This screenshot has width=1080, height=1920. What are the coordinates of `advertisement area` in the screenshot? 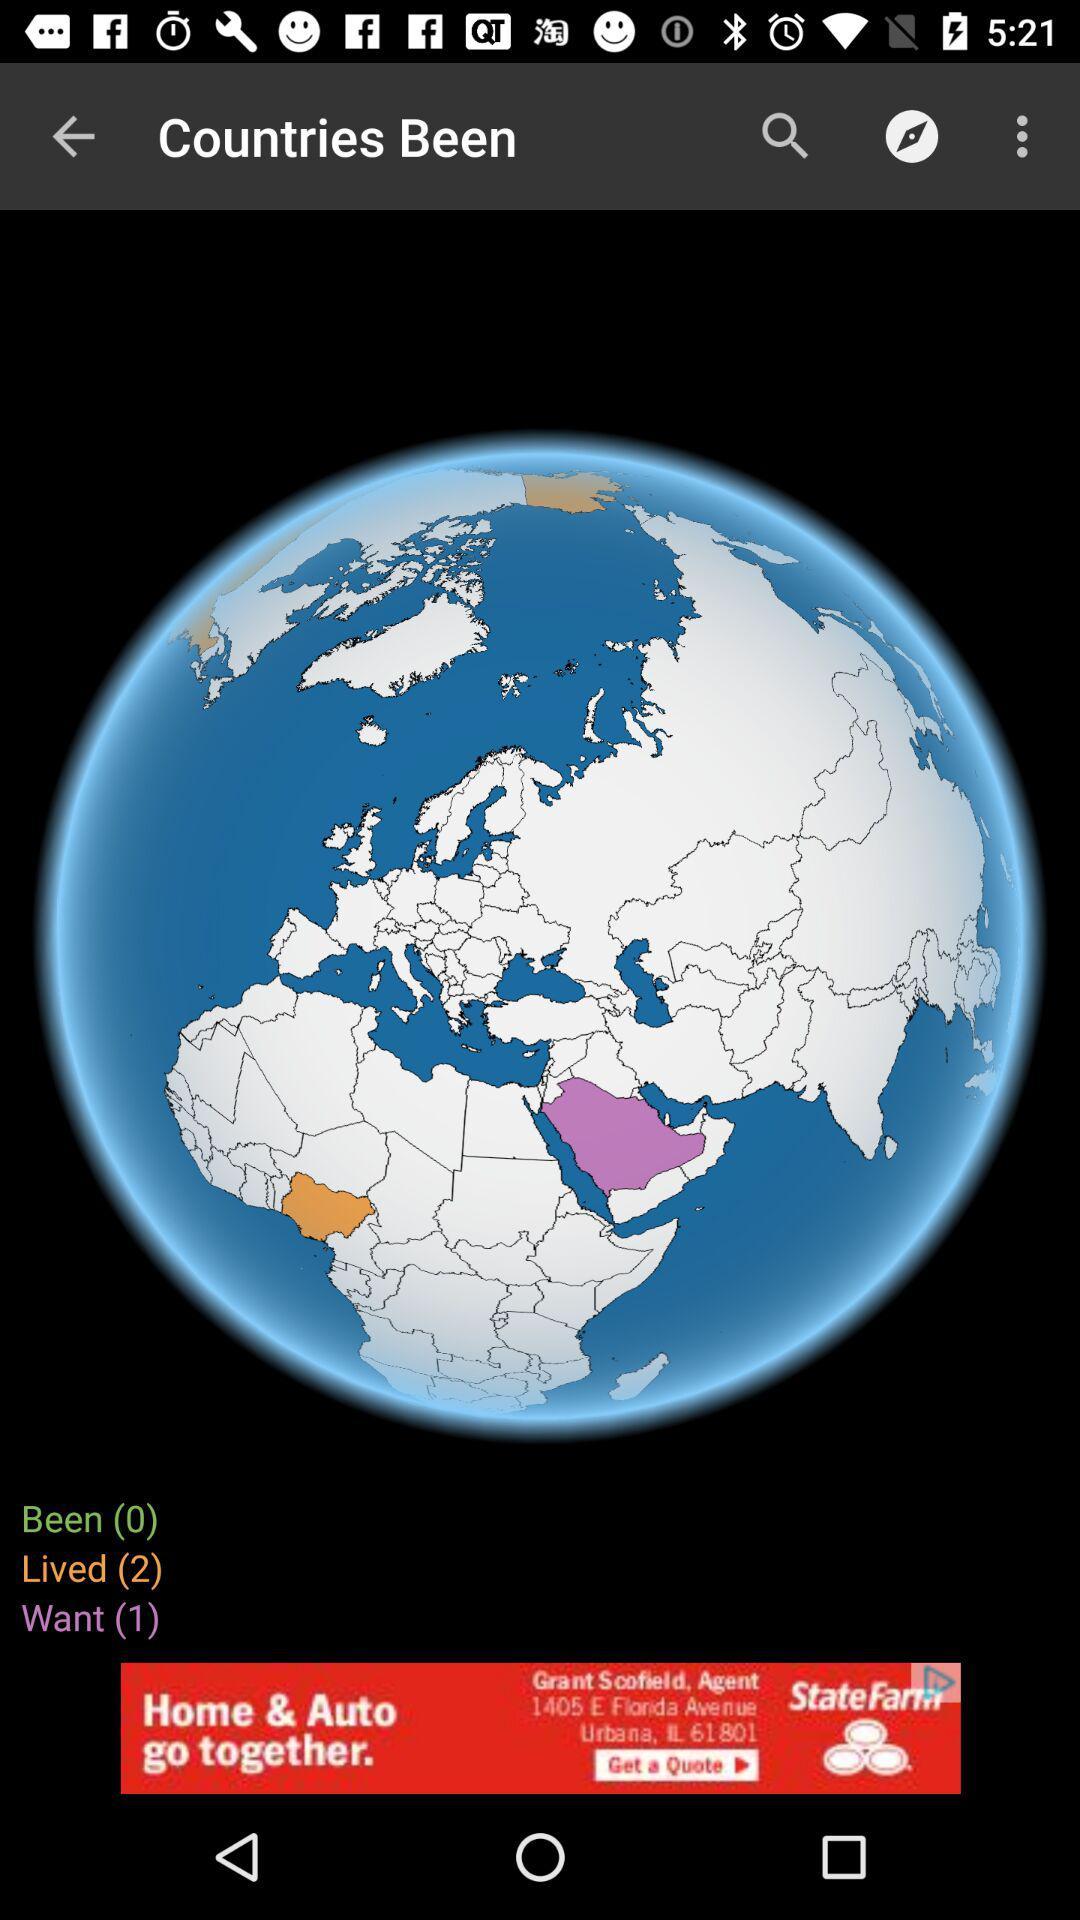 It's located at (540, 1727).